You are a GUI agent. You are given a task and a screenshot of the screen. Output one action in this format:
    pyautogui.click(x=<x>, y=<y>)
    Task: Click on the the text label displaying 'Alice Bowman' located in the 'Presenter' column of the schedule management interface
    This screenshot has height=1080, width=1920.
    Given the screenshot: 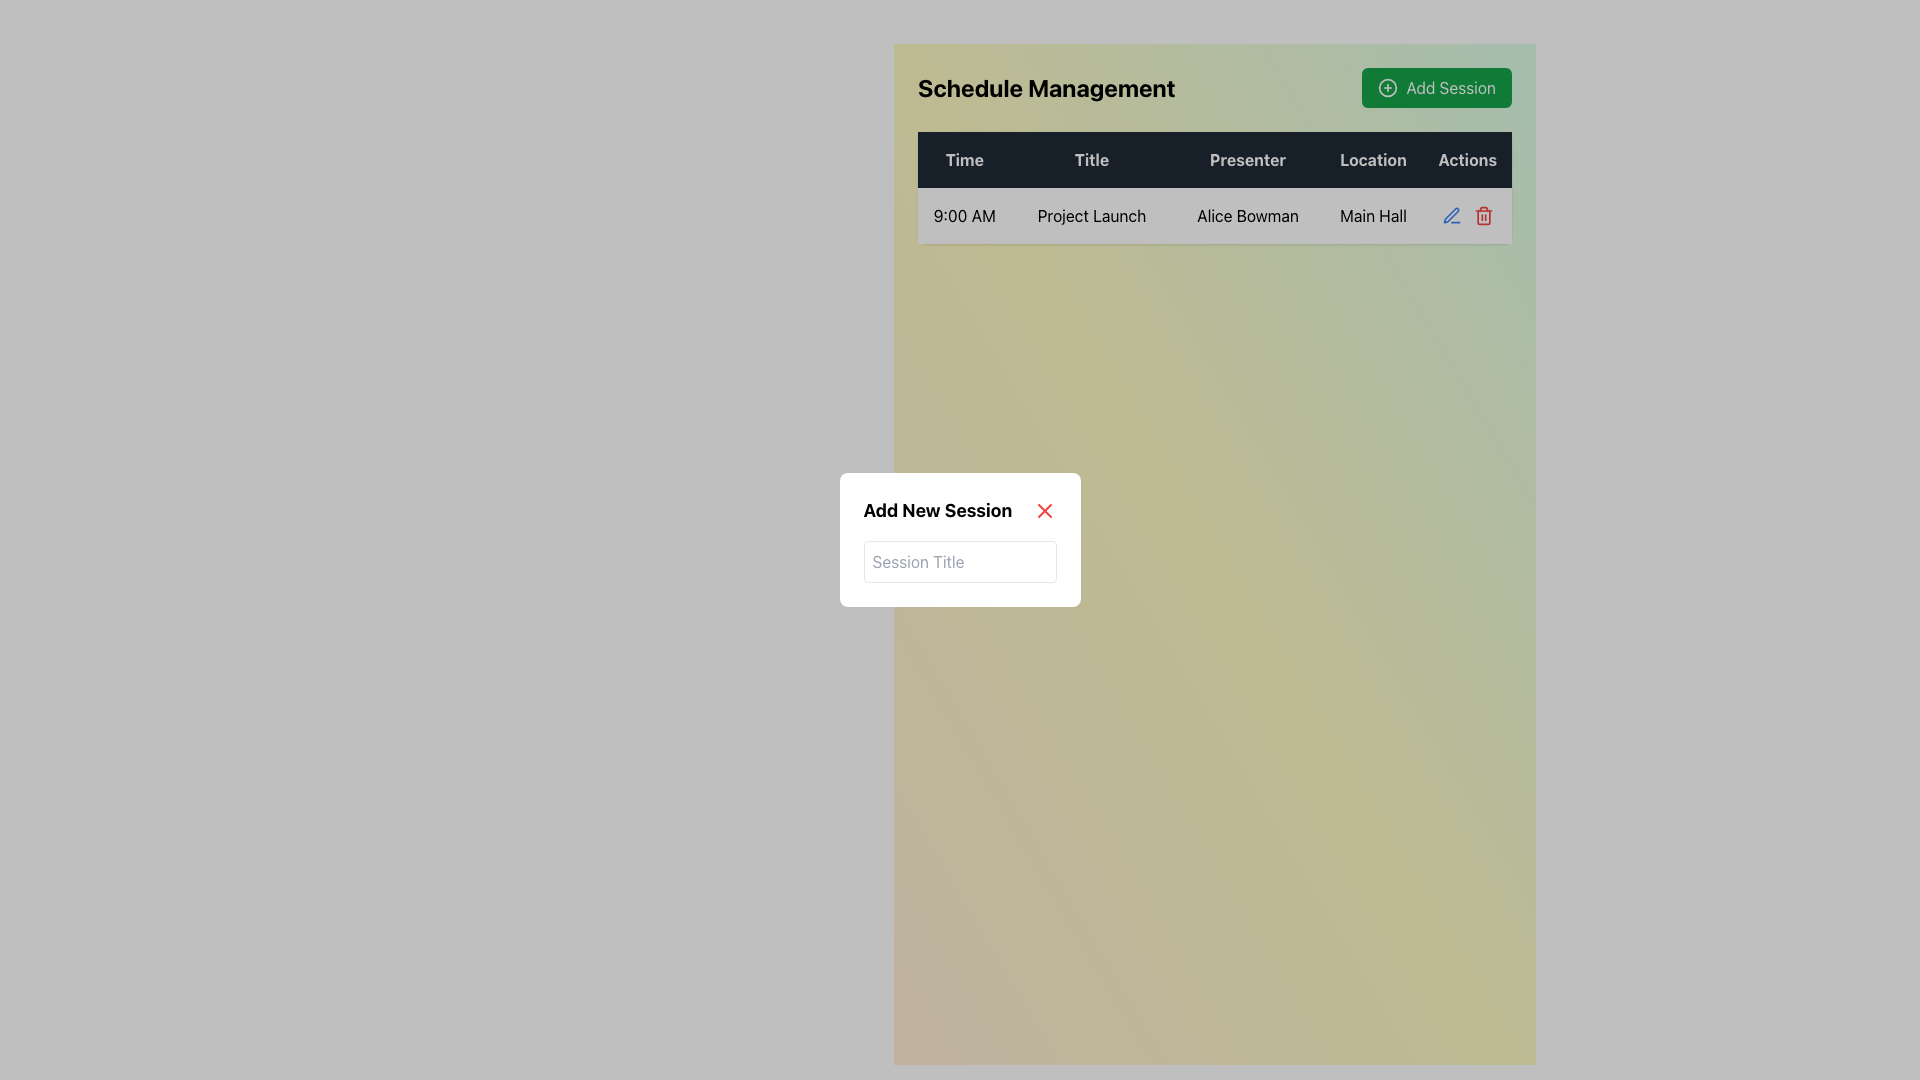 What is the action you would take?
    pyautogui.click(x=1247, y=216)
    